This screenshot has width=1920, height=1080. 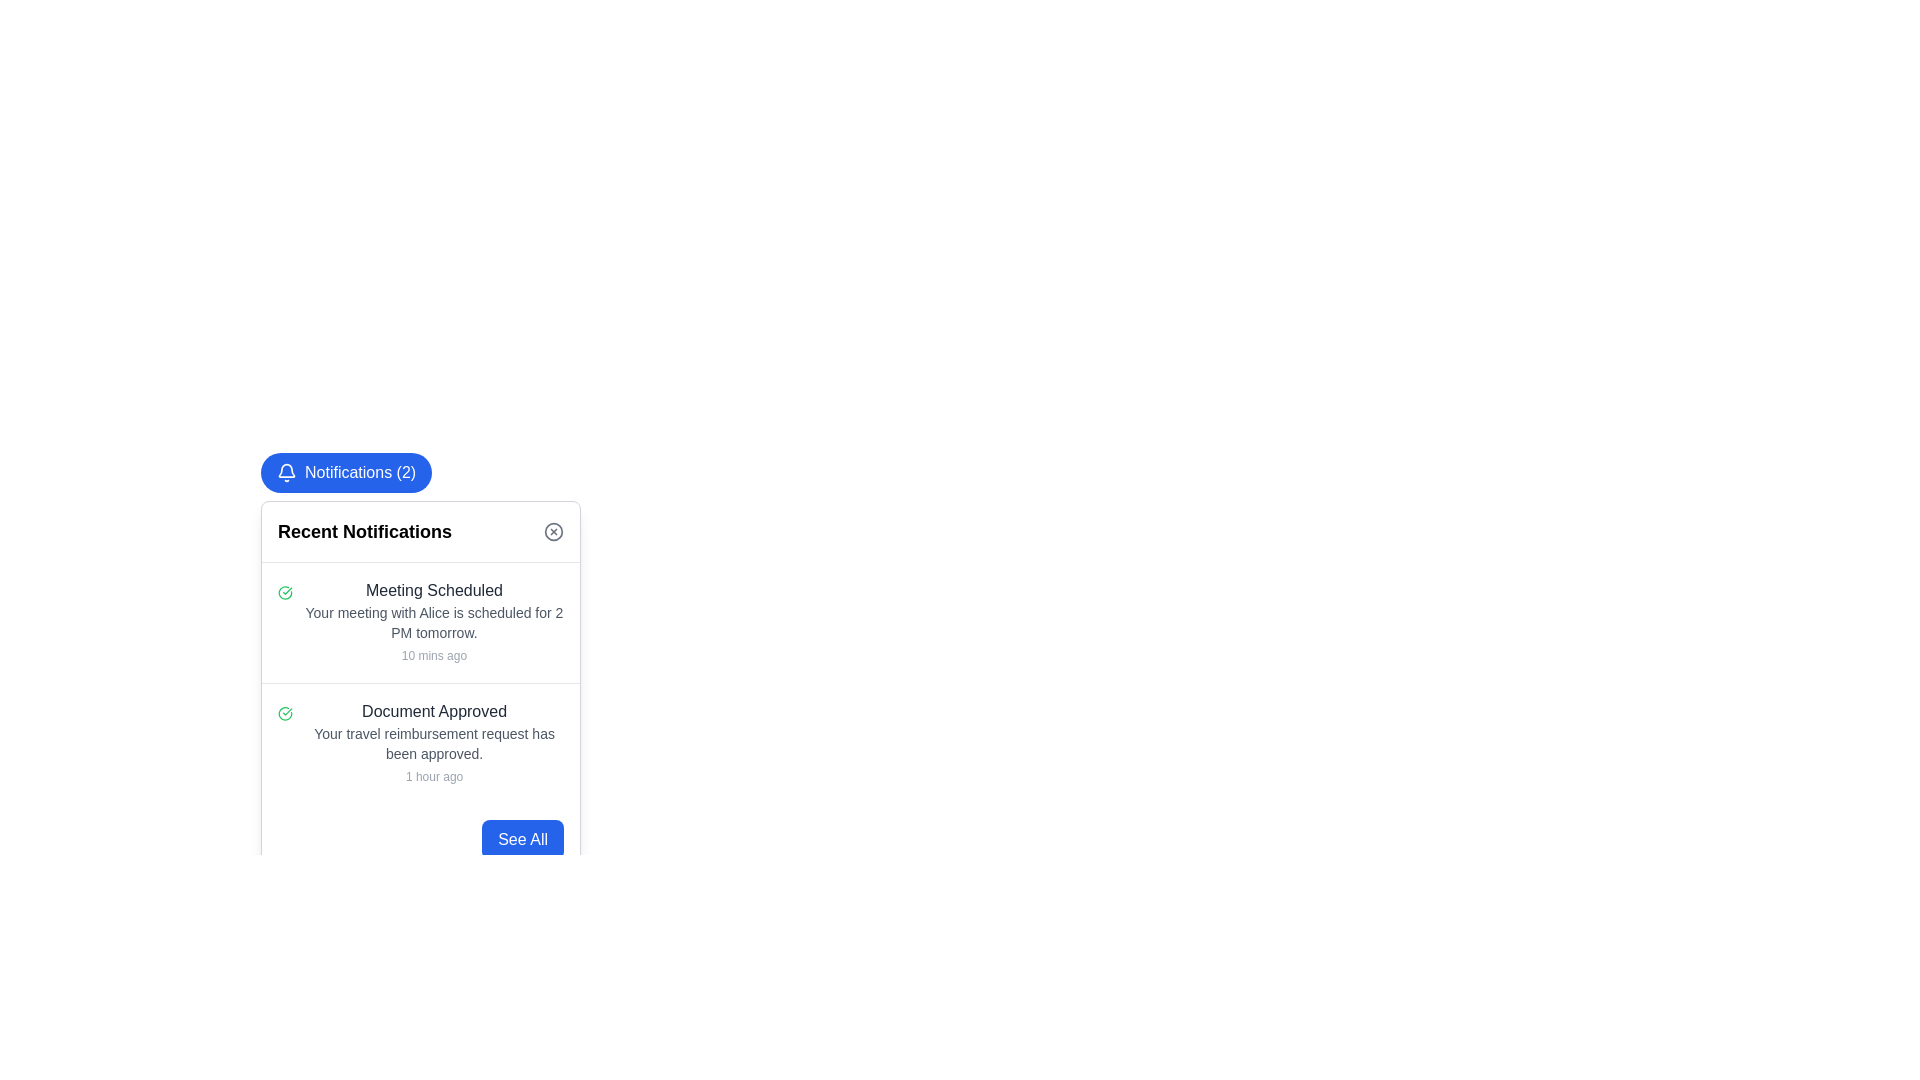 I want to click on the timestamp text label located below the meeting details in the 'Meeting Scheduled' notification card, so click(x=433, y=655).